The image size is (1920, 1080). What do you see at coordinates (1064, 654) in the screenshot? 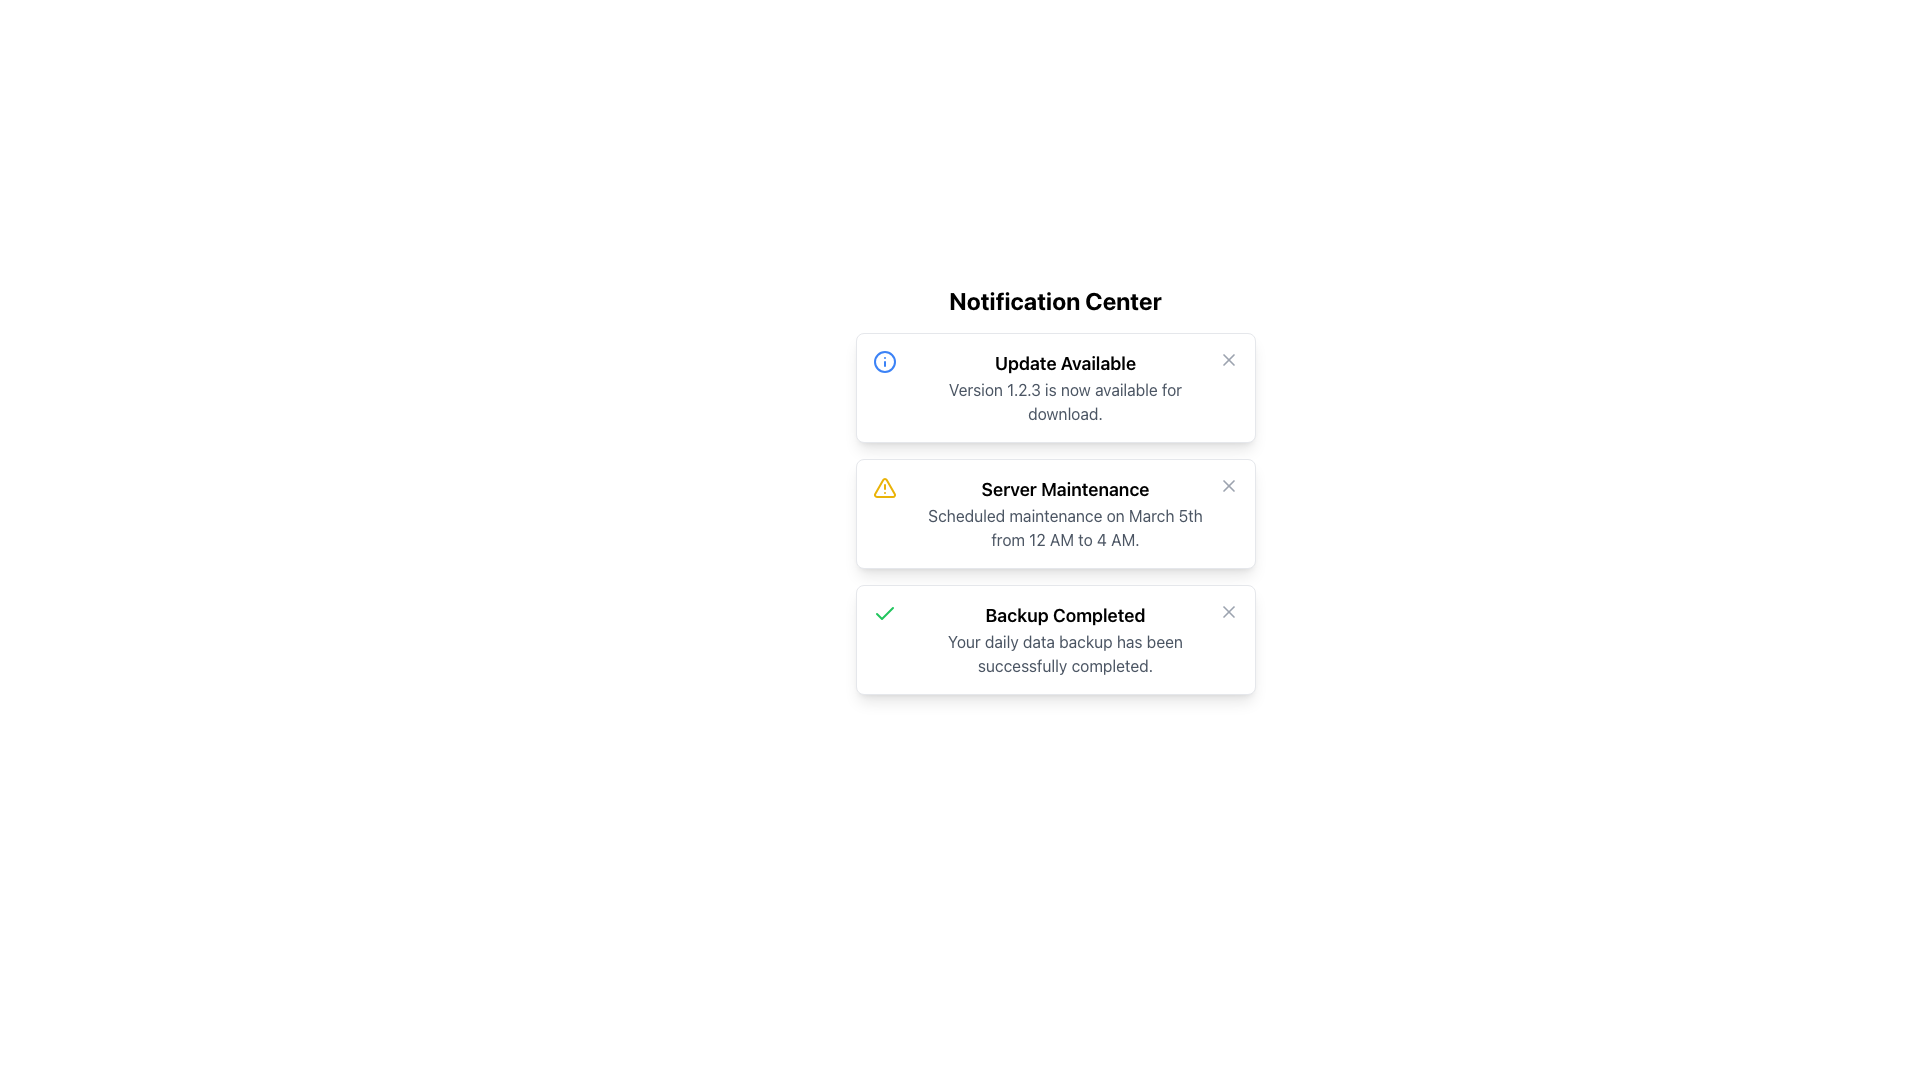
I see `the text element that reads 'Your daily data backup has been successfully completed,' located under the title 'Backup Completed' in the notification card` at bounding box center [1064, 654].